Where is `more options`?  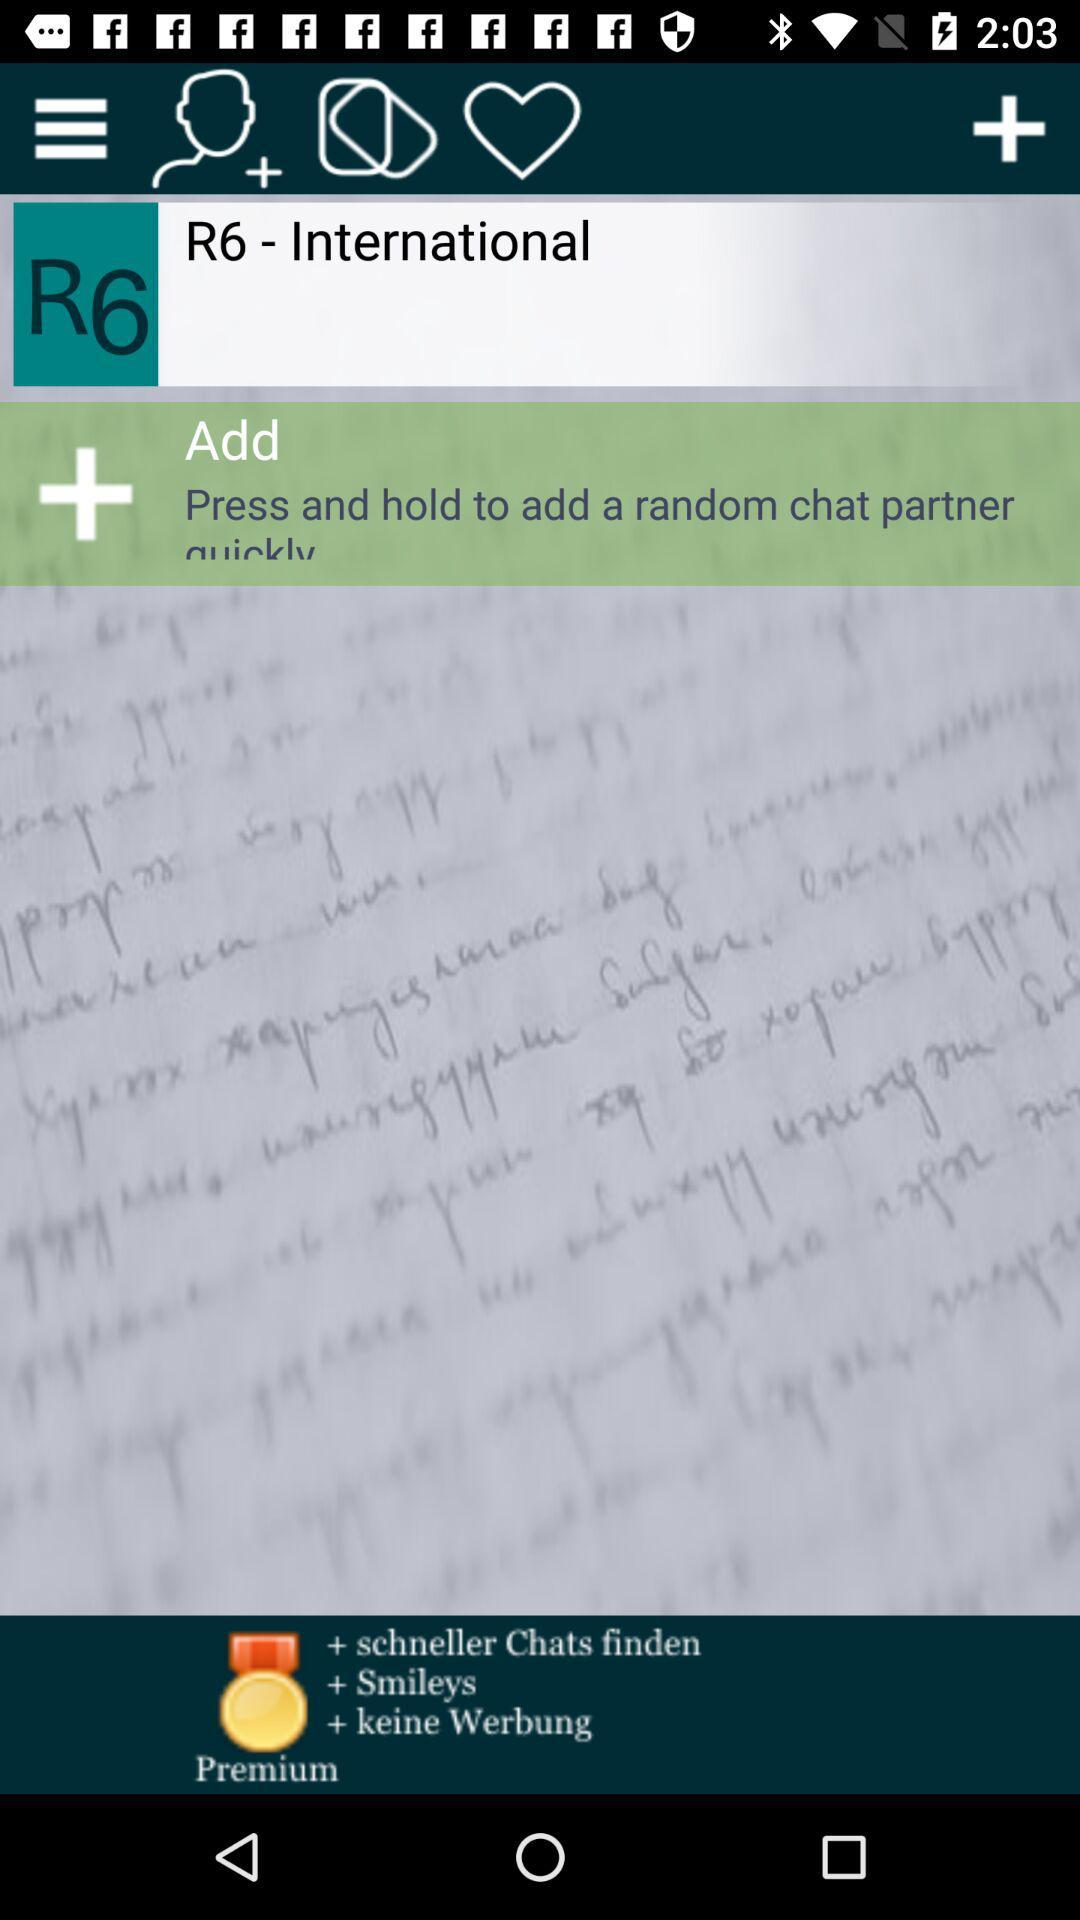
more options is located at coordinates (69, 127).